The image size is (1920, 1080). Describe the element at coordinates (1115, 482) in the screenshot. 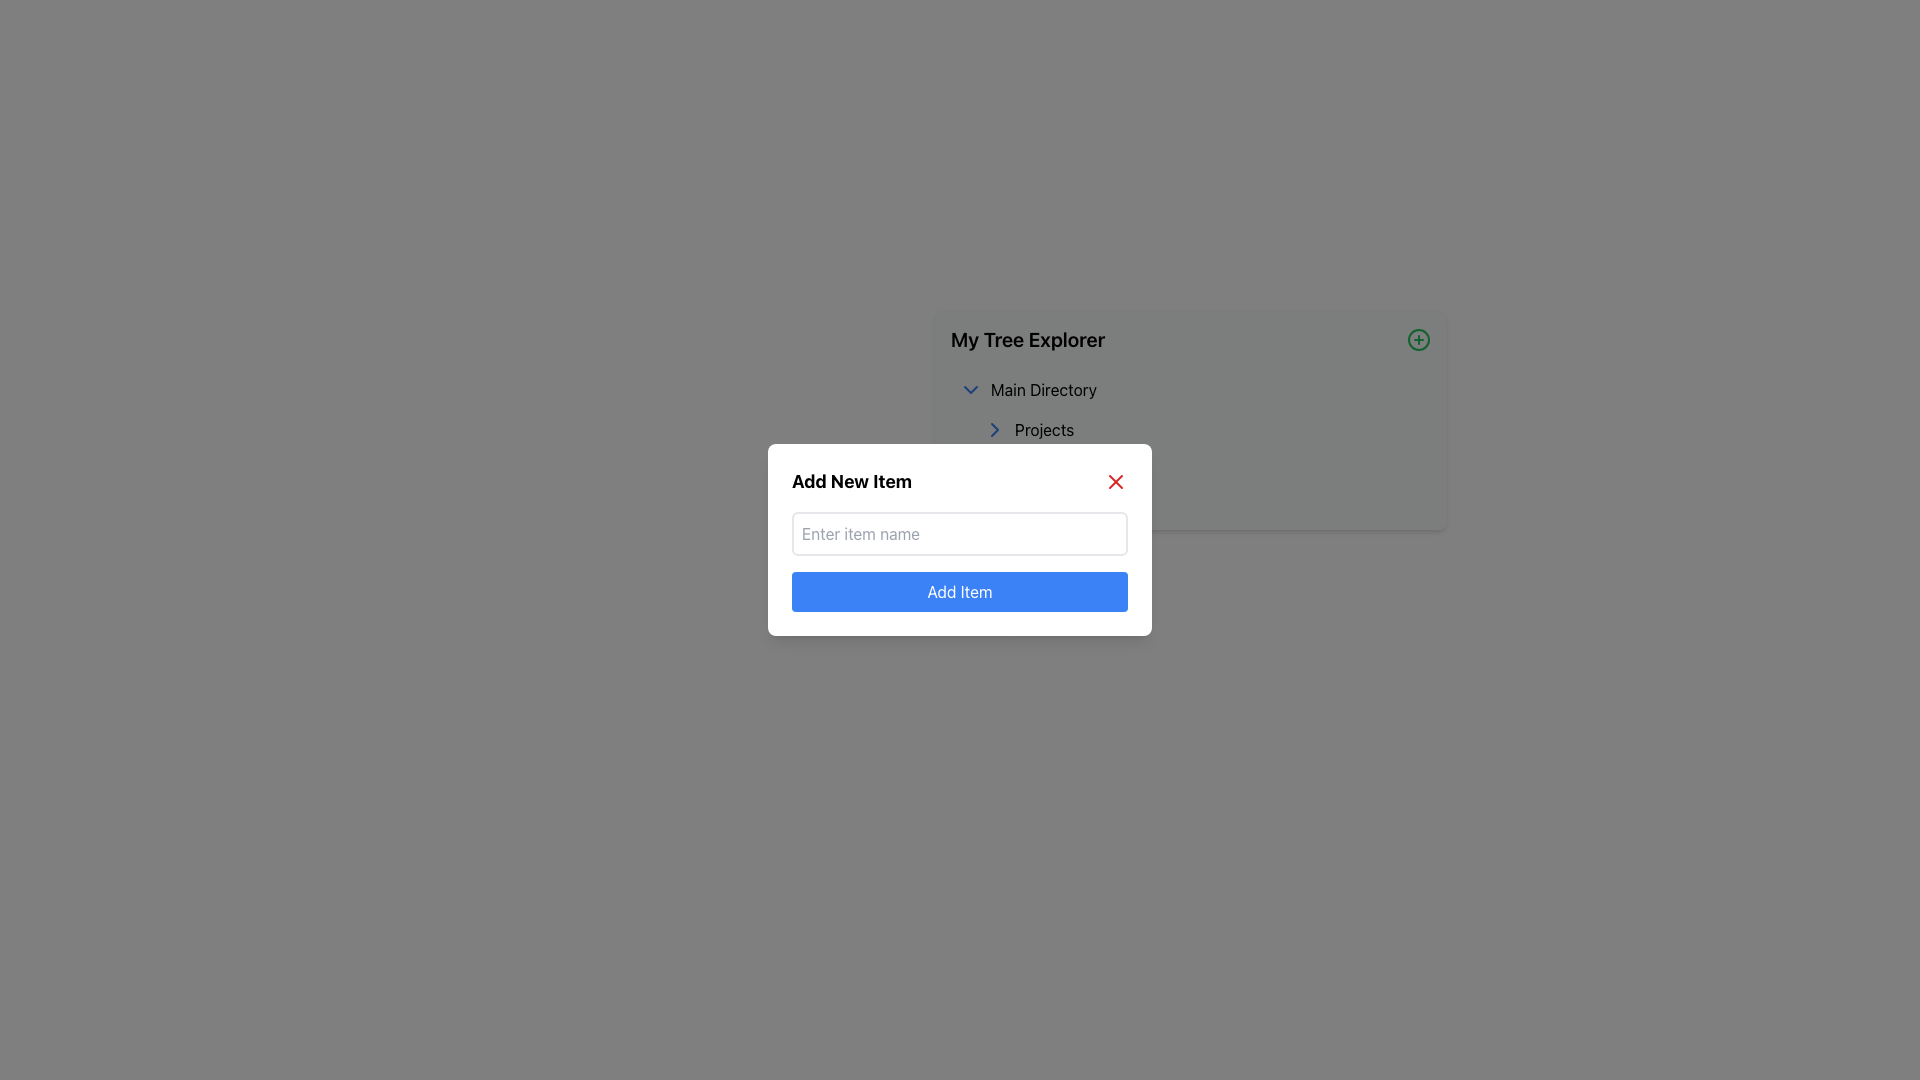

I see `the X icon located in the top-right corner of the 'Add New Item' modal` at that location.